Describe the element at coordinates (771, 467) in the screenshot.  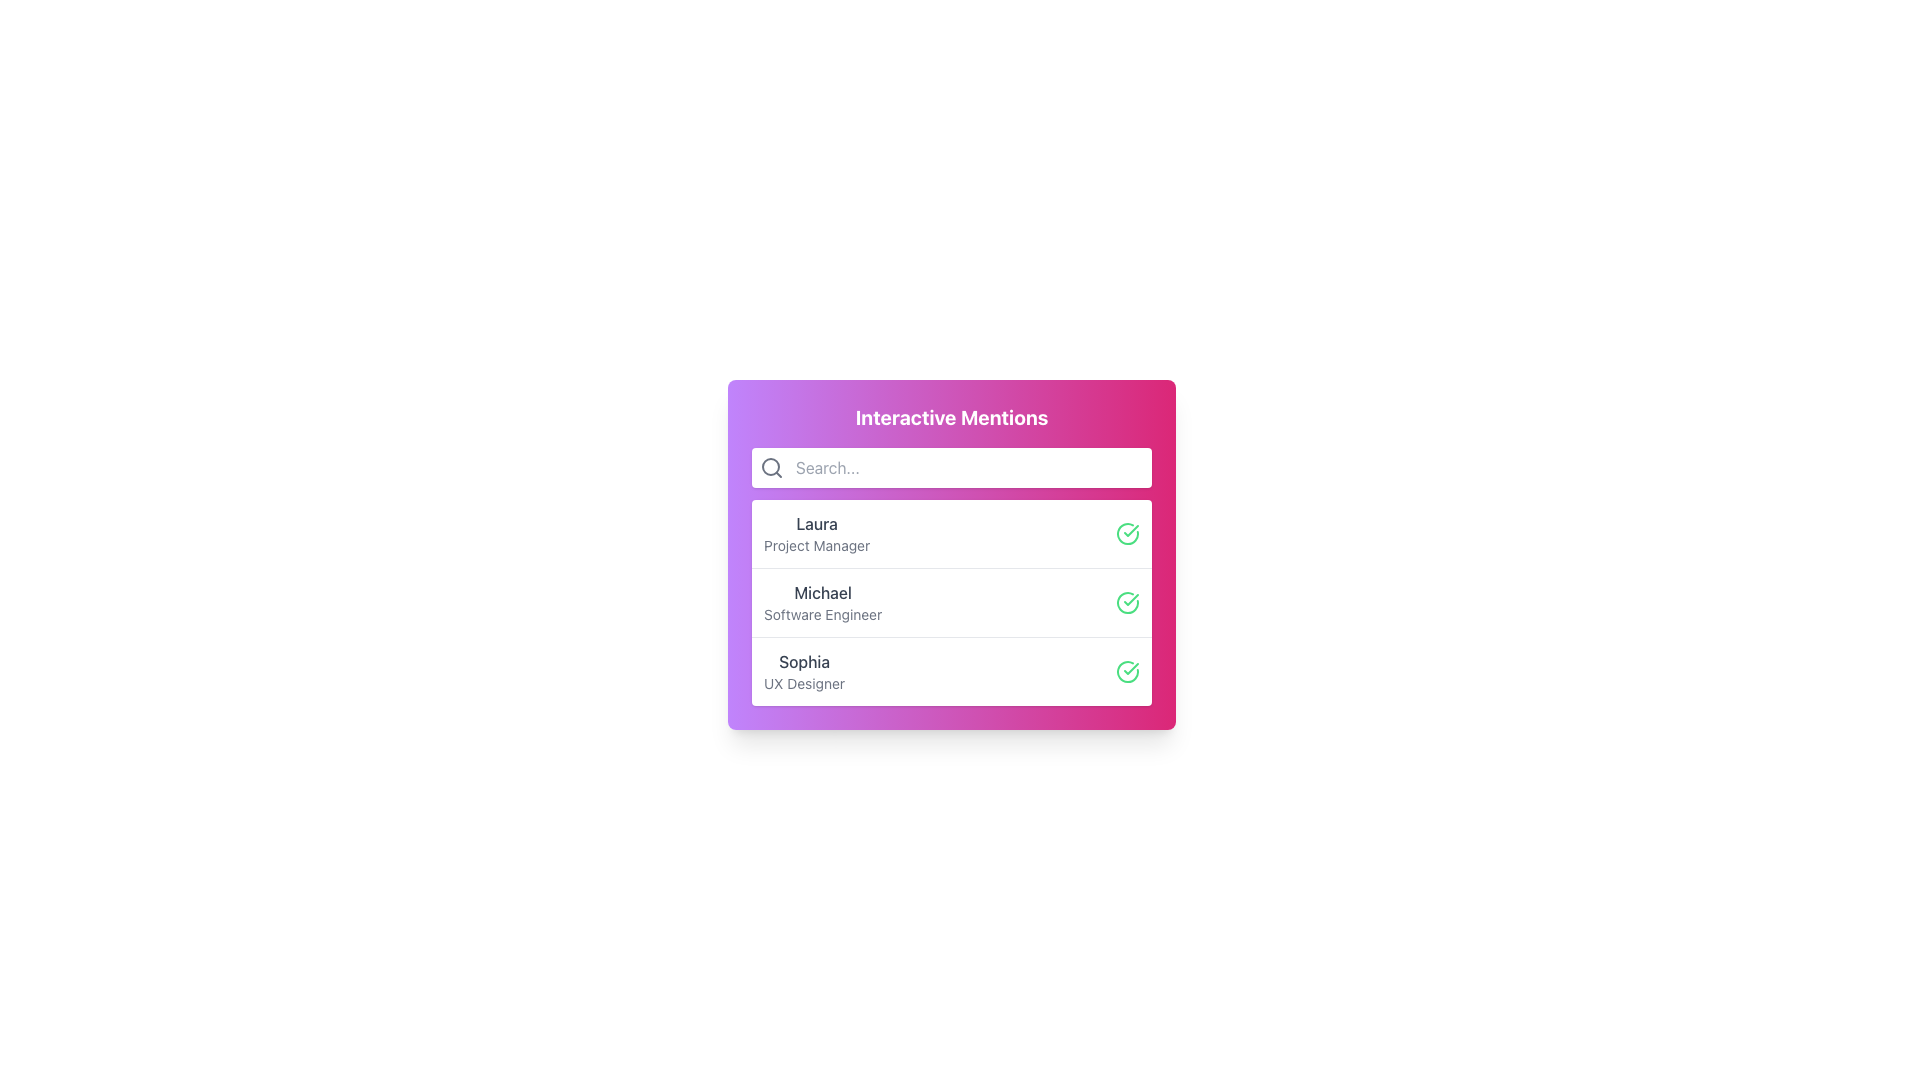
I see `the magnifying glass icon with a gray outline, which represents the search functionality, located to the left of the search input box displaying 'Search...'` at that location.